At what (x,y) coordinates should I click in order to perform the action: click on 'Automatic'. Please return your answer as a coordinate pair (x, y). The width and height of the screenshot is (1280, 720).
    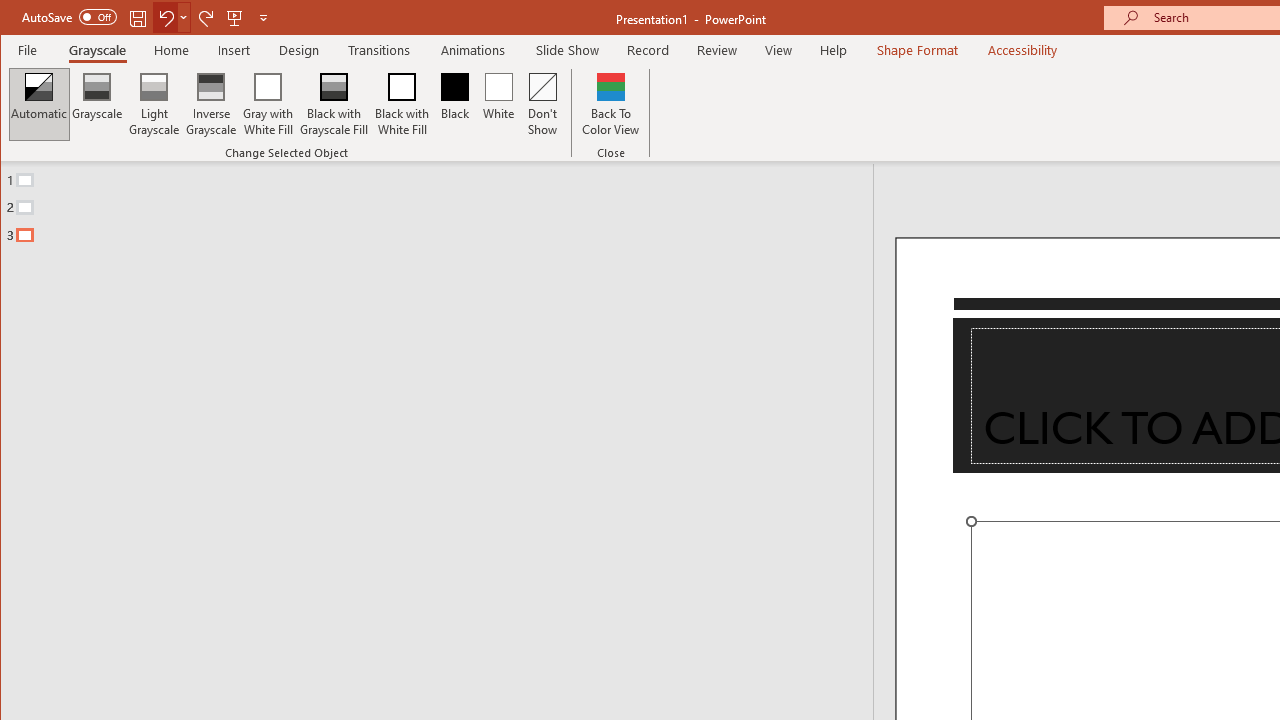
    Looking at the image, I should click on (39, 104).